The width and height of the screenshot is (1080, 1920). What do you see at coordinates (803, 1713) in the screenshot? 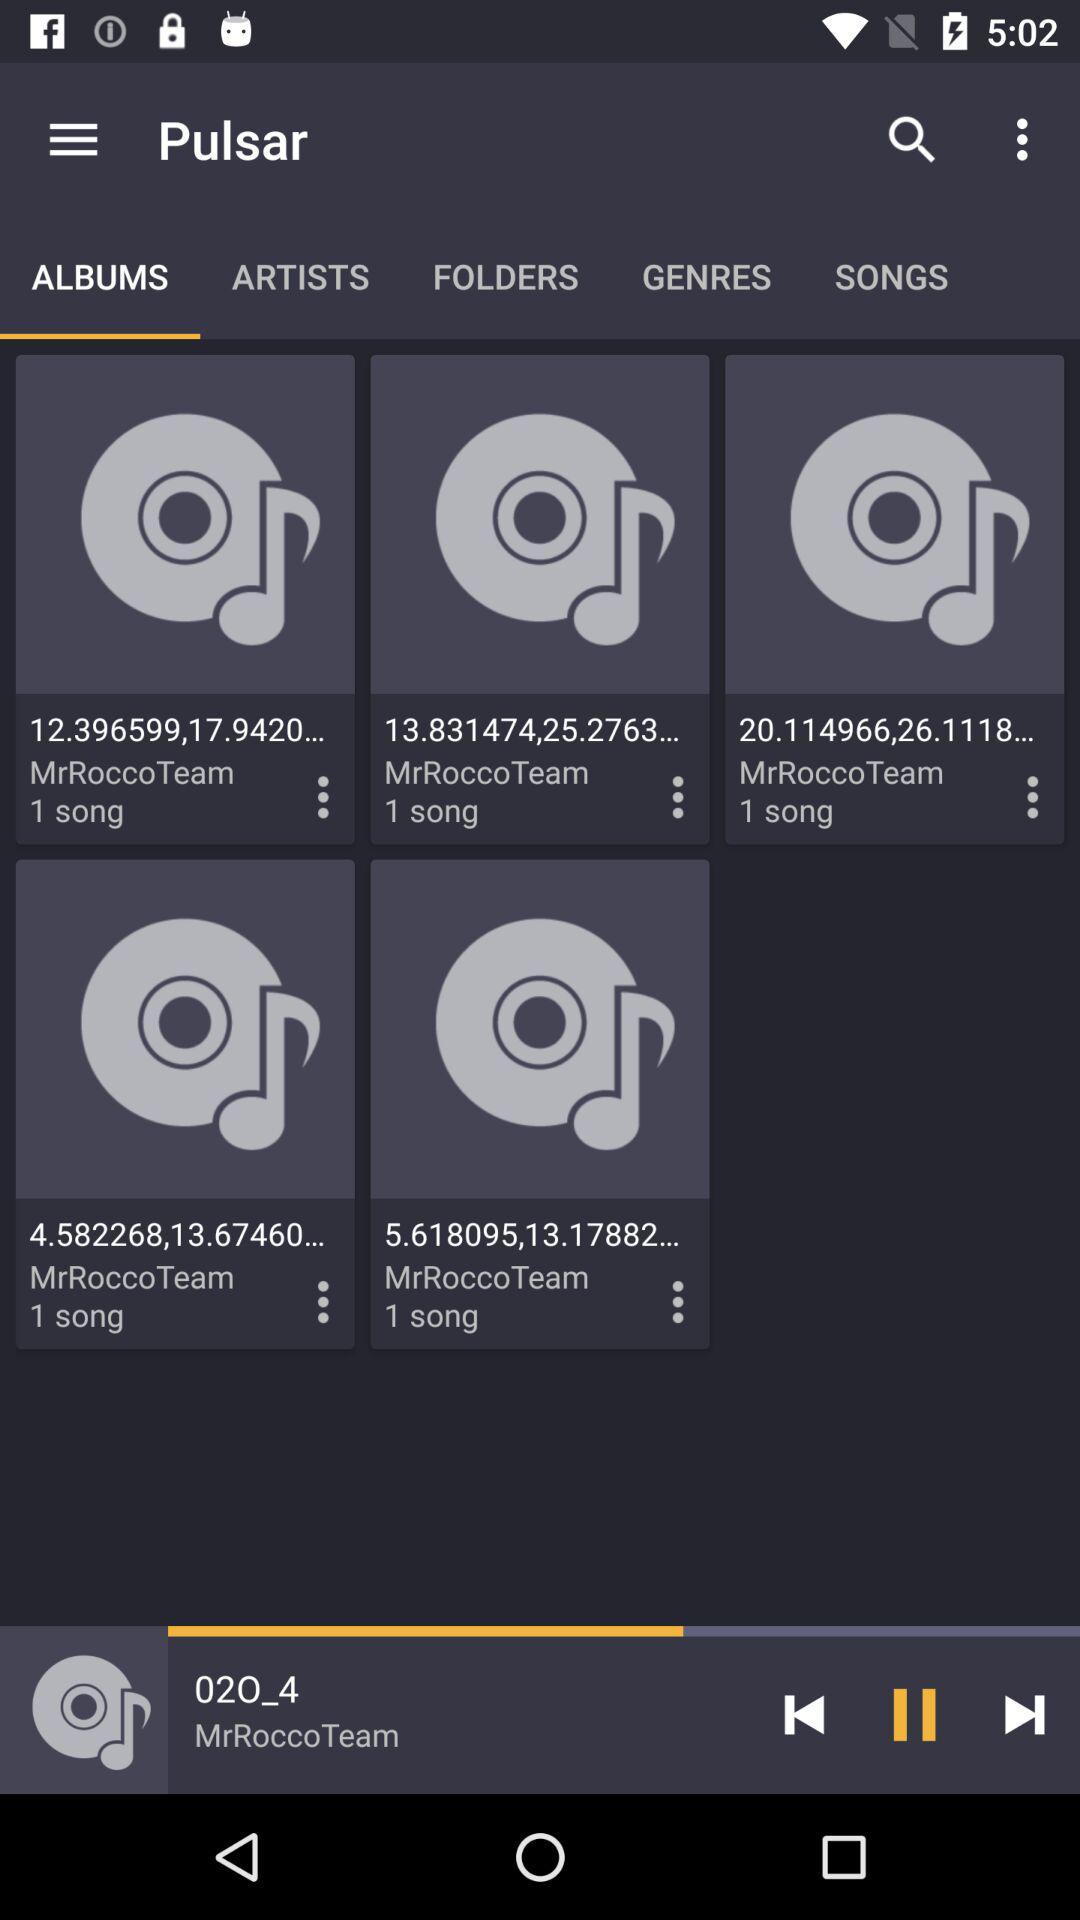
I see `the skip_previous icon` at bounding box center [803, 1713].